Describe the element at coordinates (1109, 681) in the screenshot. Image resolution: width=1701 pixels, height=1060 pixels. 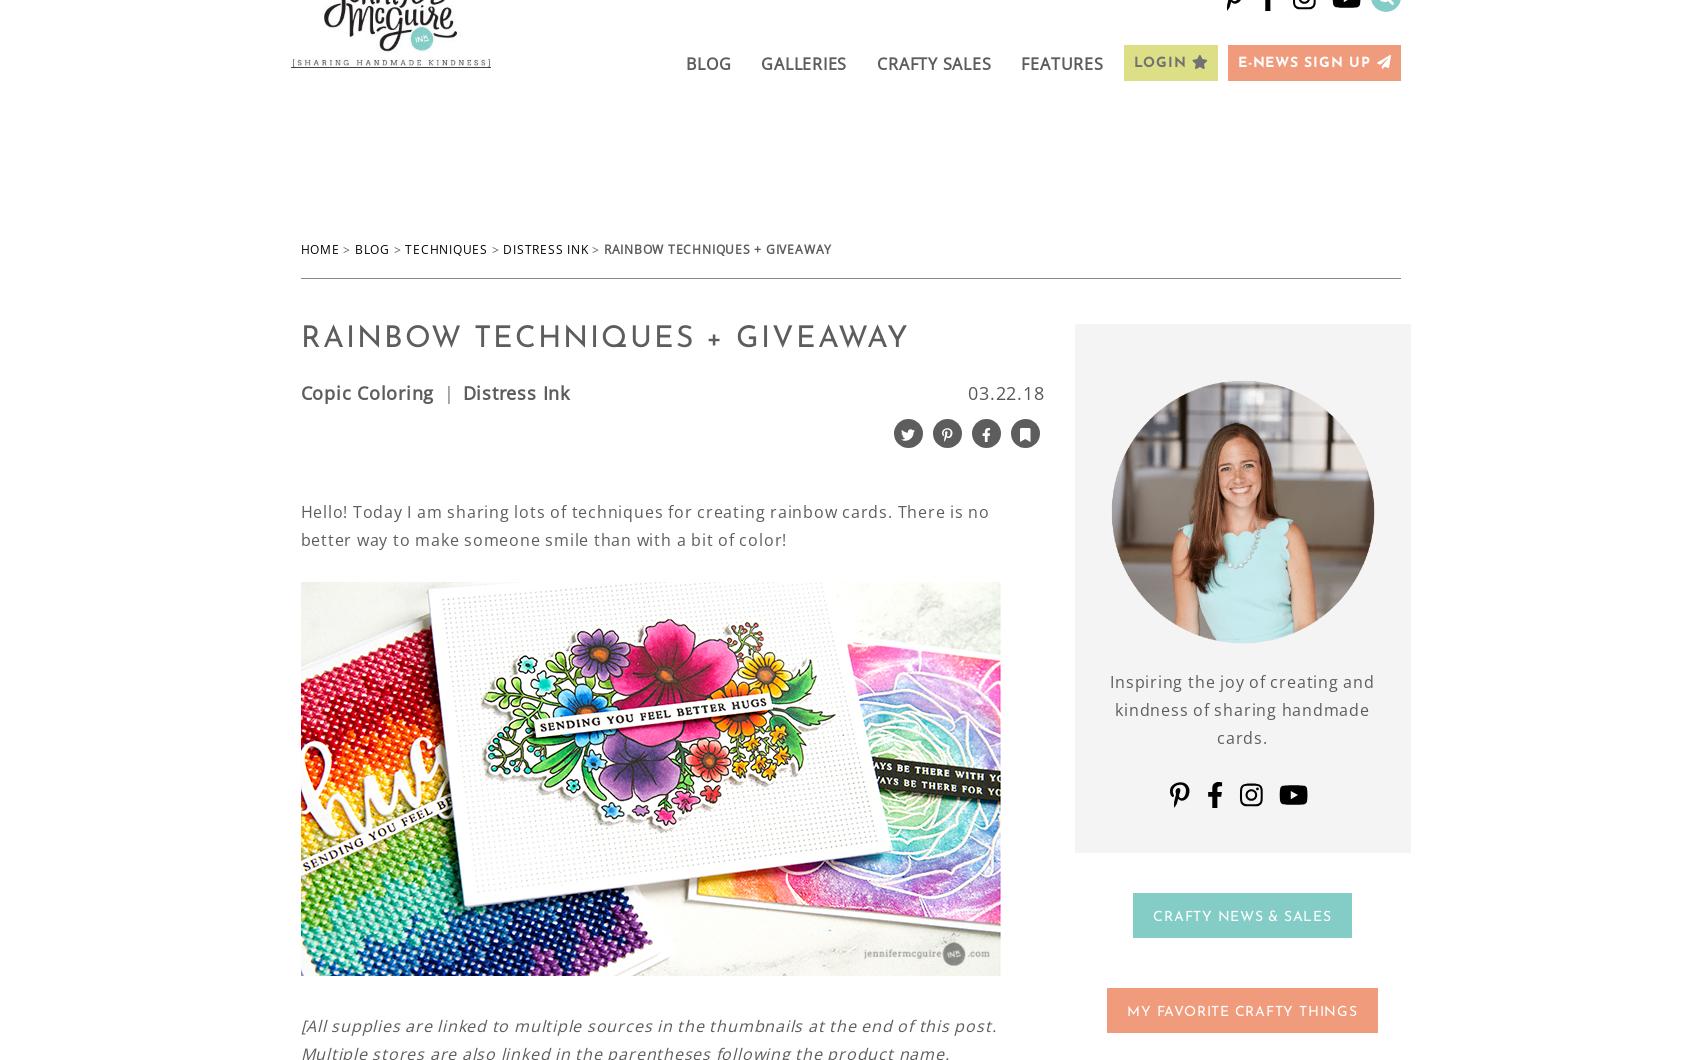
I see `'Inspiring the joy of creating and'` at that location.